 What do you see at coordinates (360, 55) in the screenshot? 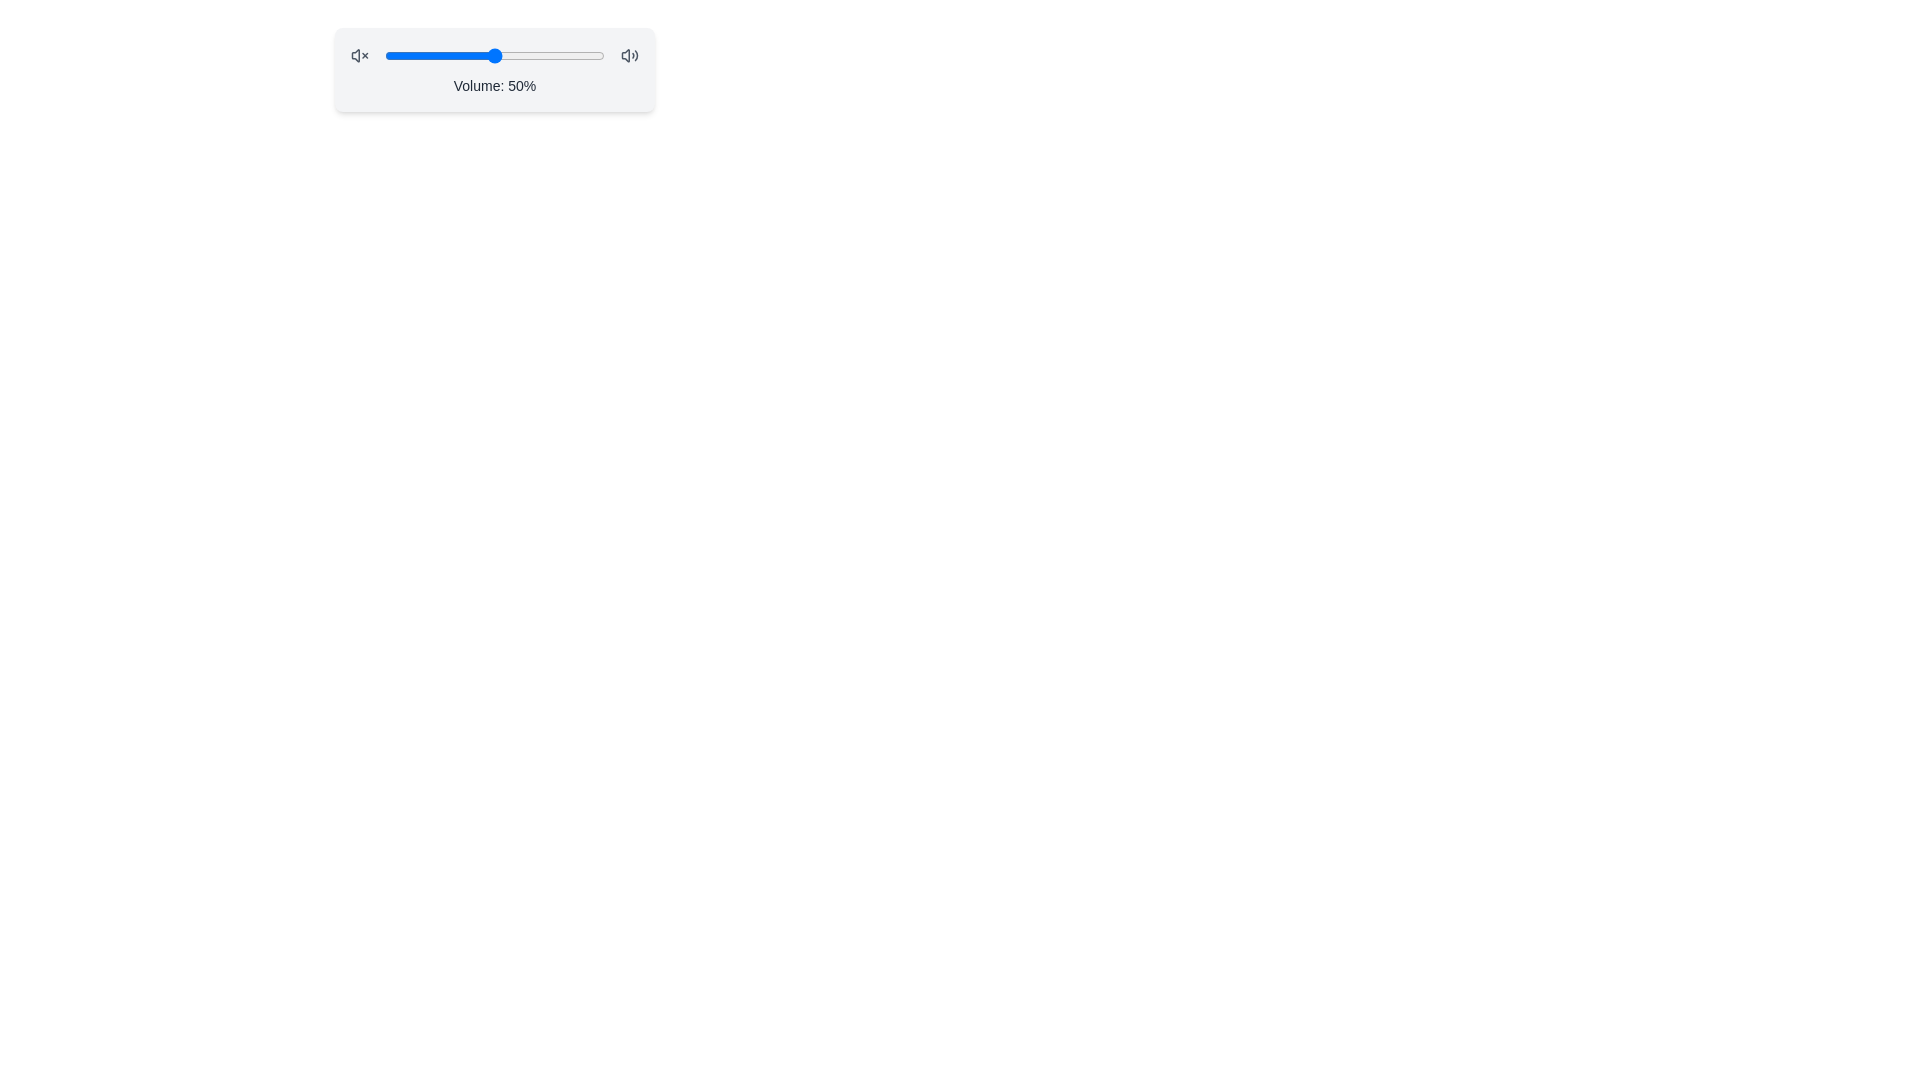
I see `the mute icon to mute the audio` at bounding box center [360, 55].